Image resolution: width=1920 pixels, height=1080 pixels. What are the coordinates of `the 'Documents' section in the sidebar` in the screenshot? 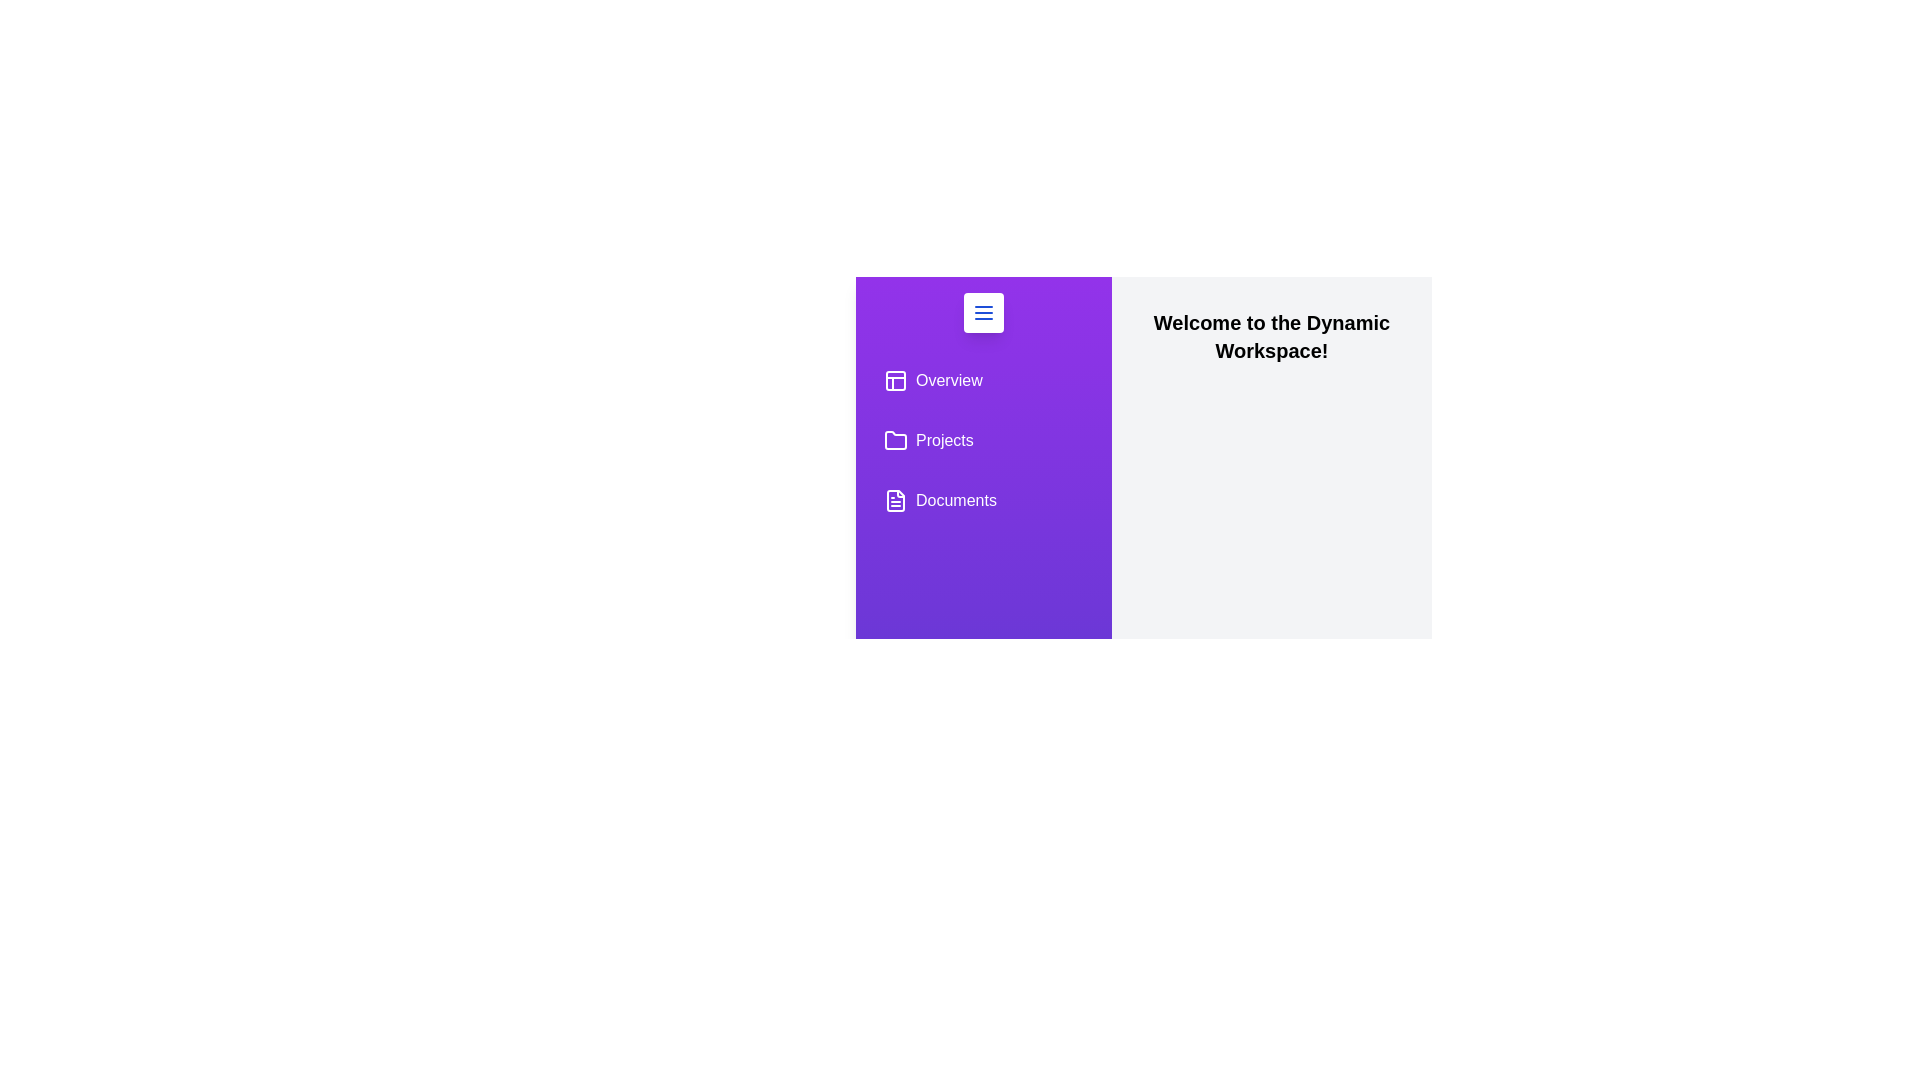 It's located at (983, 500).